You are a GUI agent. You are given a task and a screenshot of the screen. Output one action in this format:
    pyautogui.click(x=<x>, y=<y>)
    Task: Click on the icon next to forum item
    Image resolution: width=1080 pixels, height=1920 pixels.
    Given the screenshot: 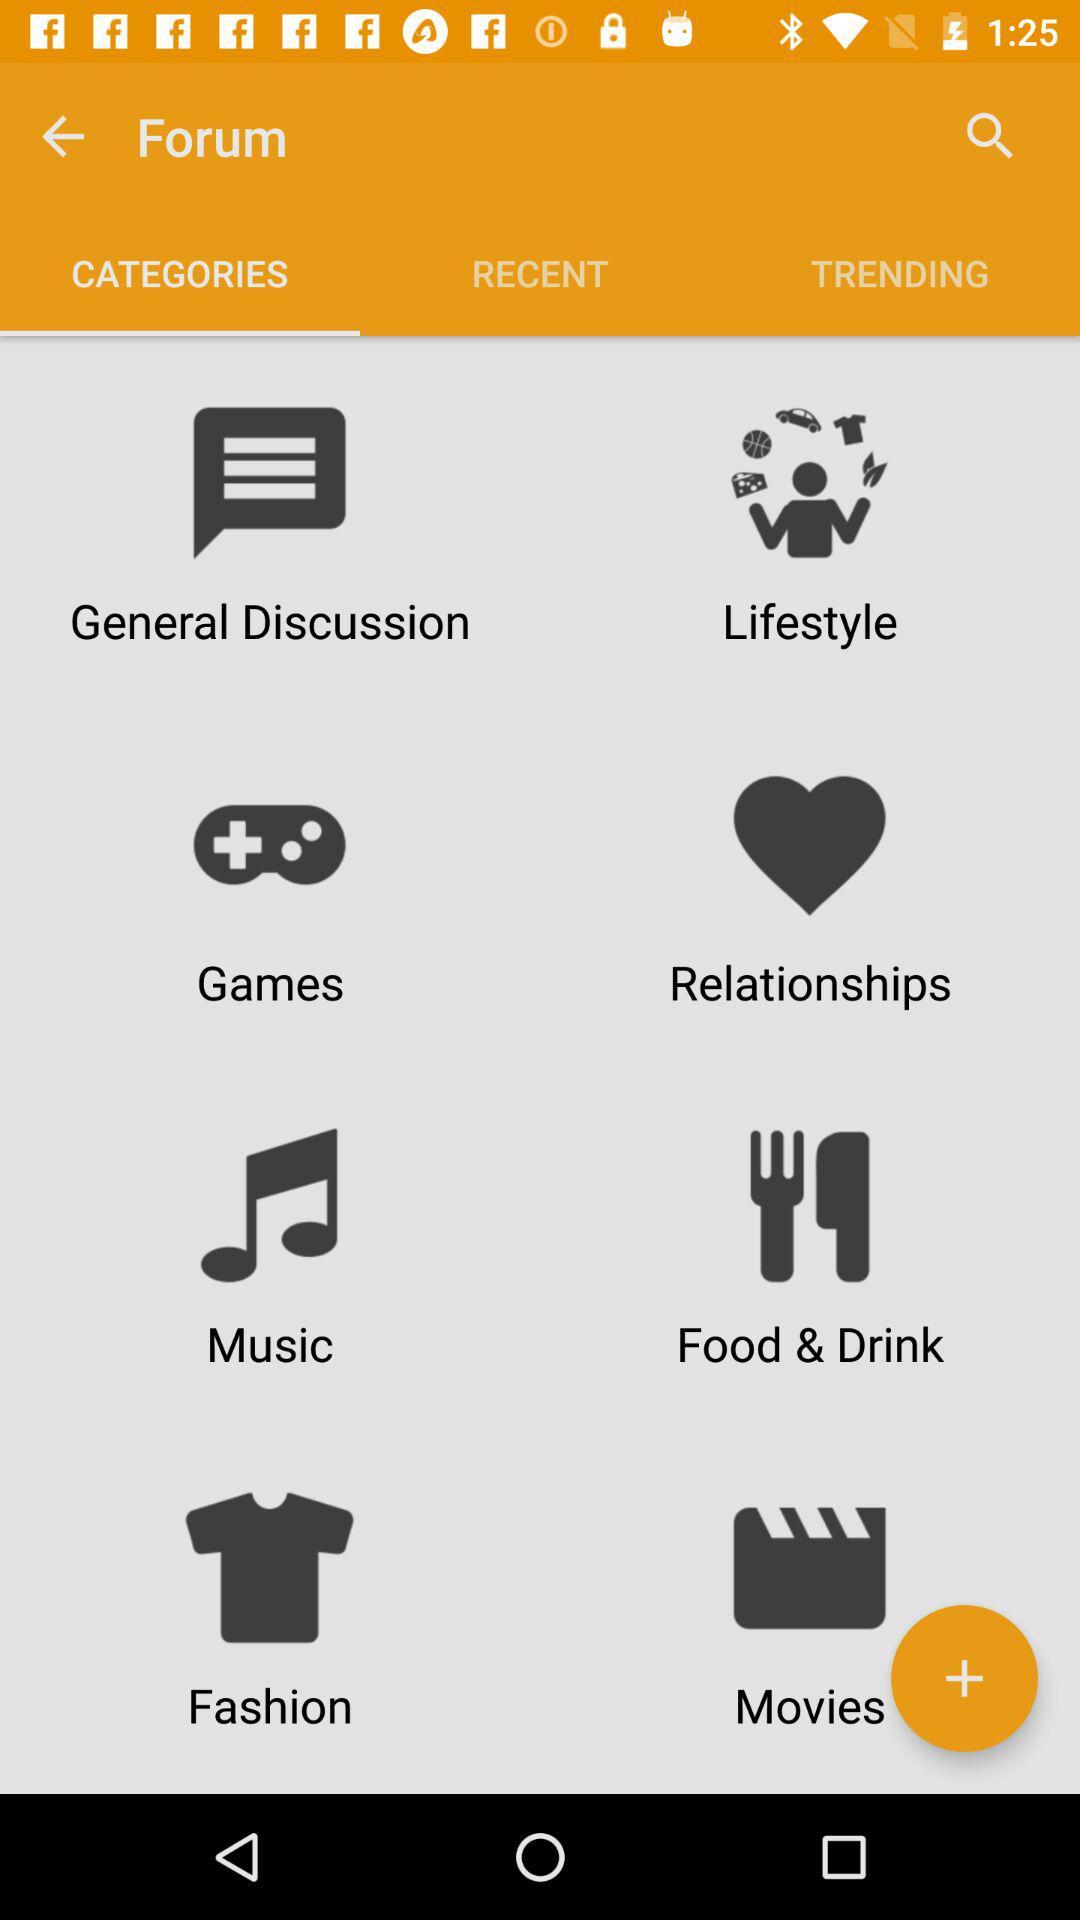 What is the action you would take?
    pyautogui.click(x=61, y=135)
    